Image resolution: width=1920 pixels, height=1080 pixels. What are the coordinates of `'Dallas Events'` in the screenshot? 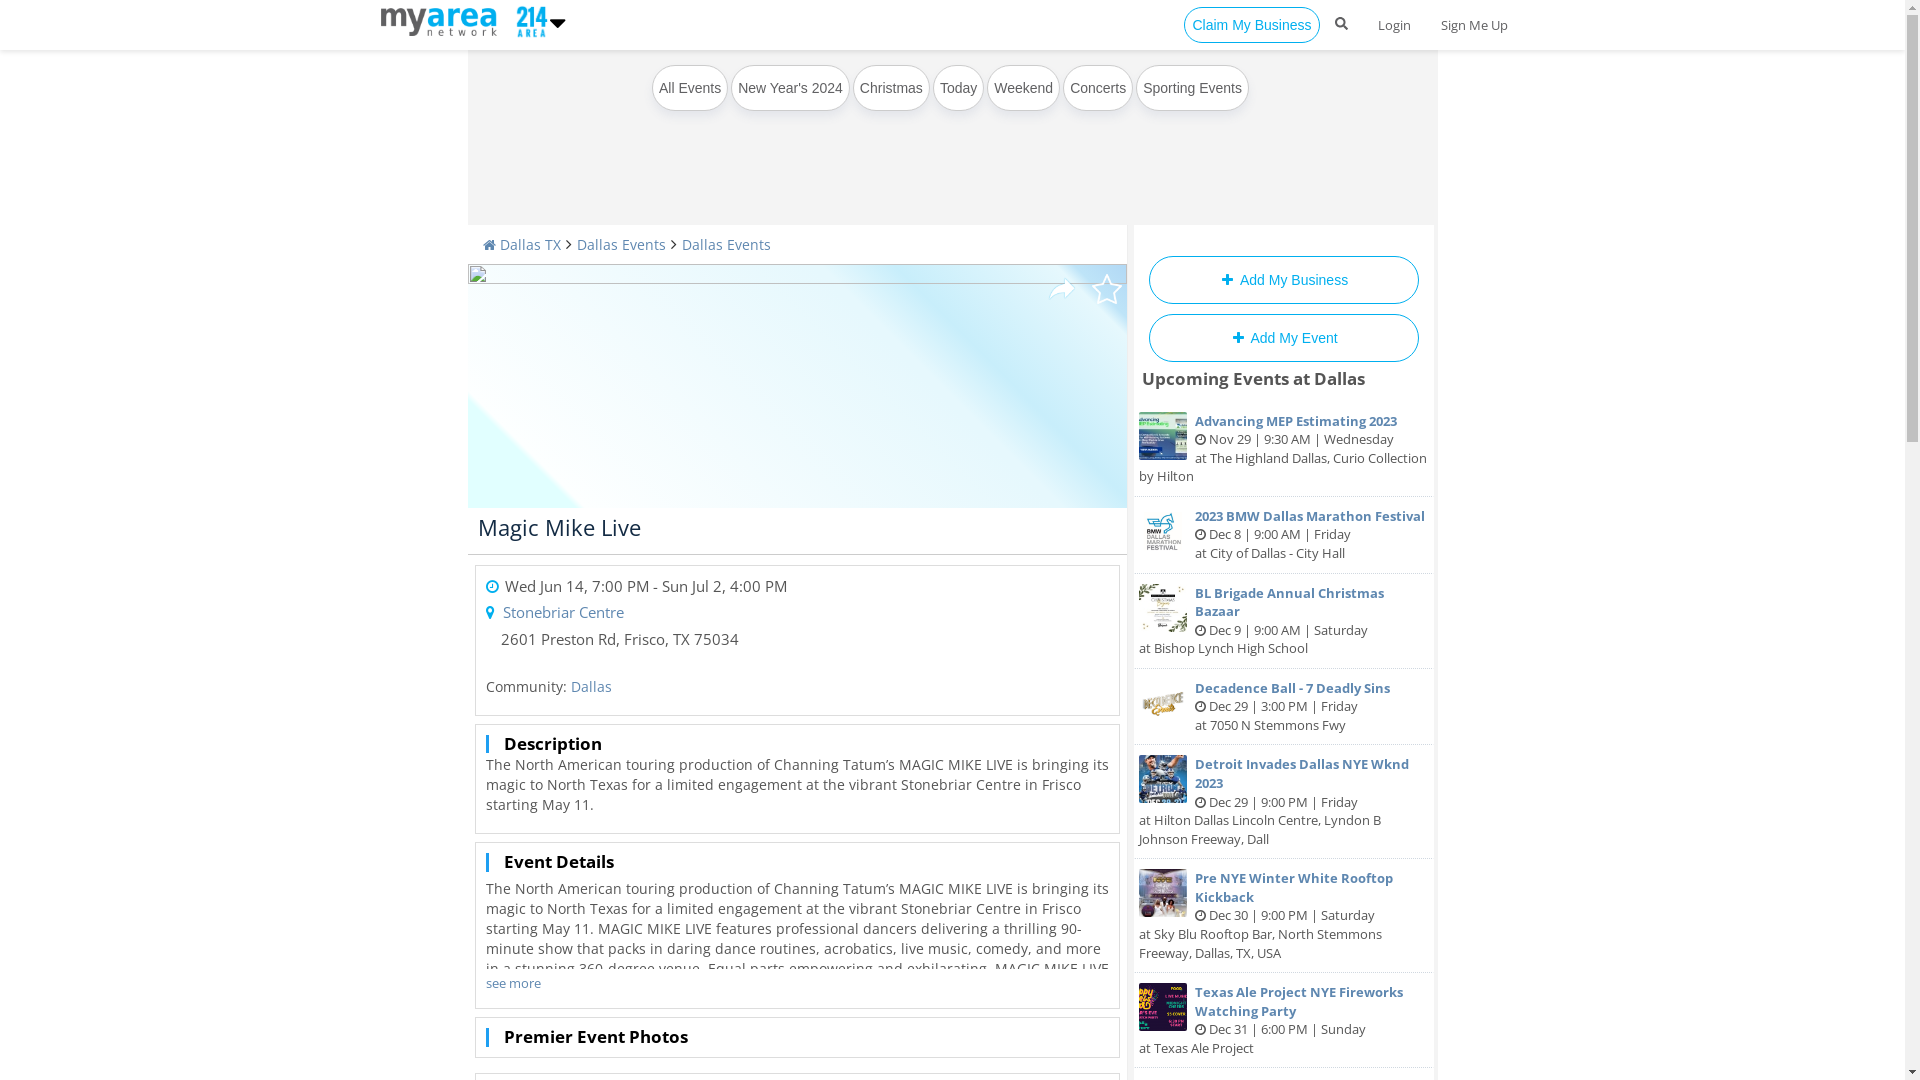 It's located at (619, 243).